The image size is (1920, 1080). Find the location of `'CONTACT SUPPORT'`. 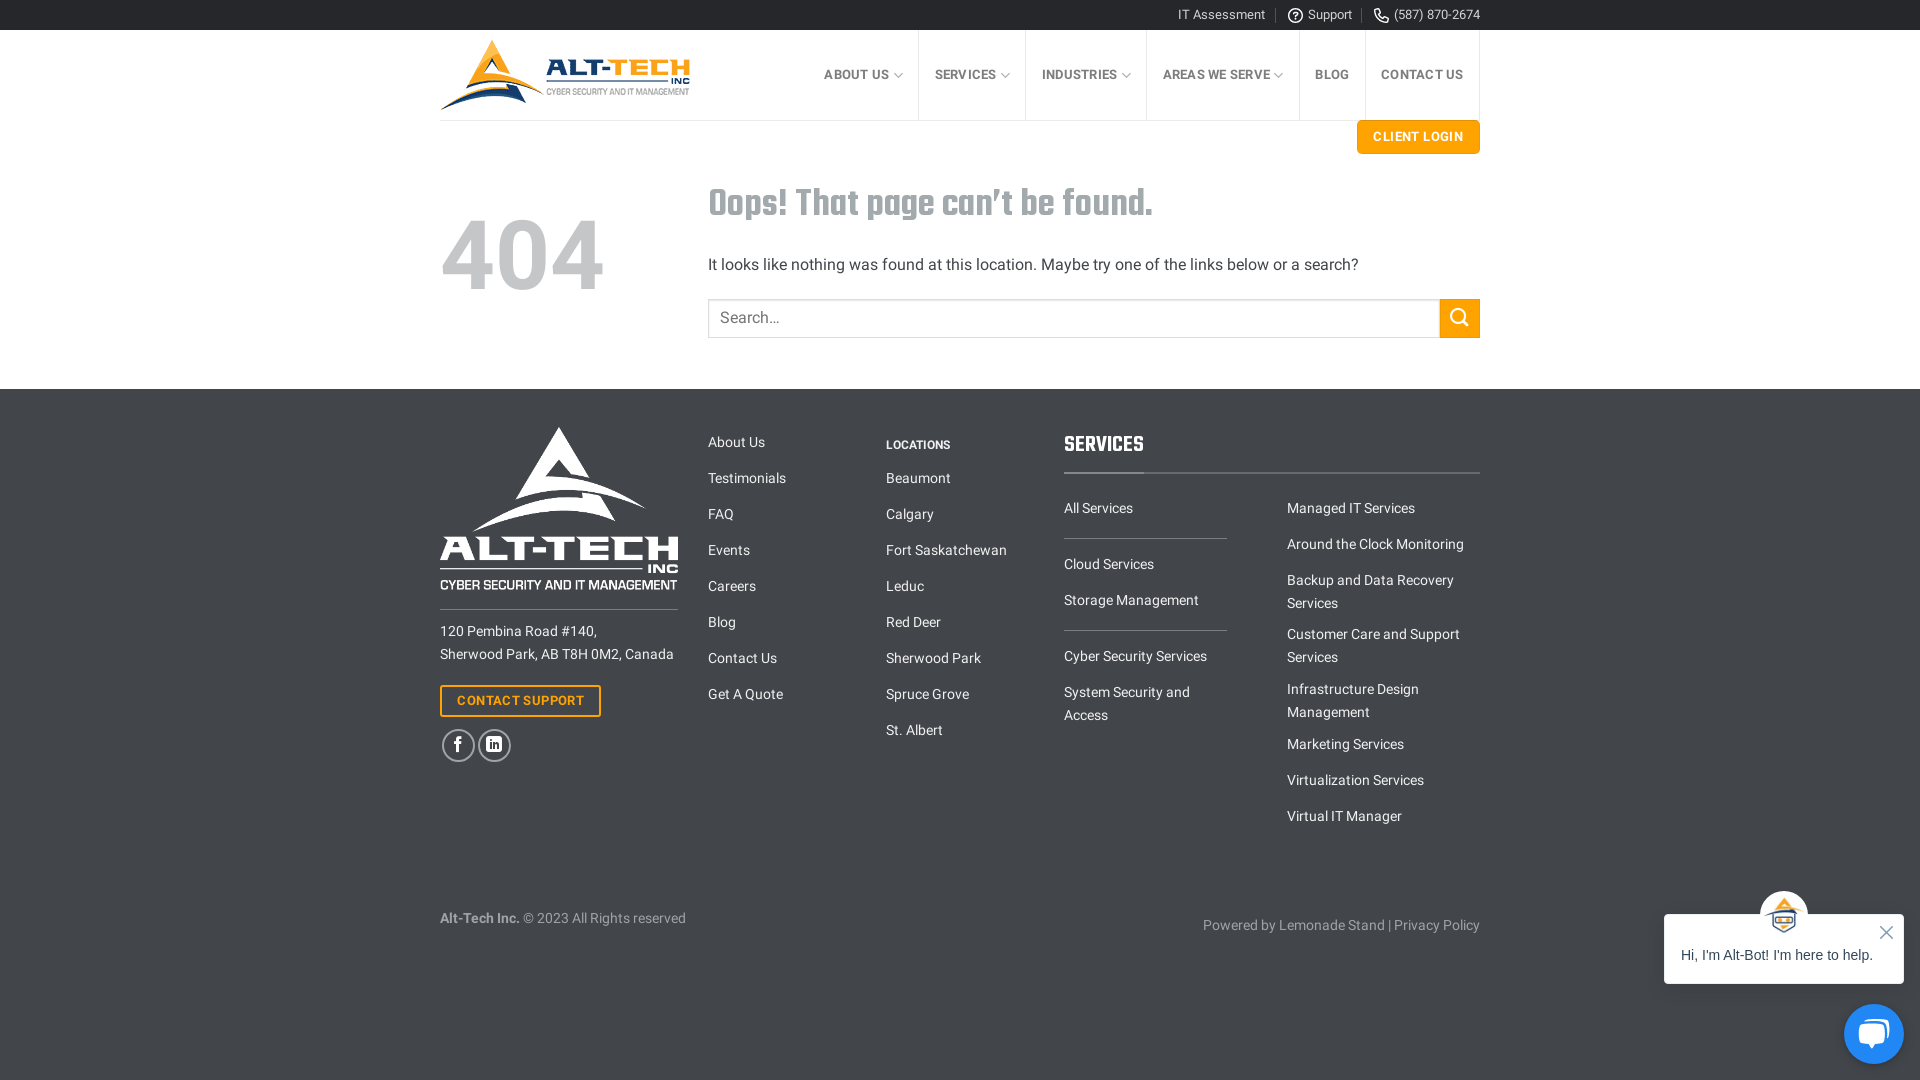

'CONTACT SUPPORT' is located at coordinates (520, 700).